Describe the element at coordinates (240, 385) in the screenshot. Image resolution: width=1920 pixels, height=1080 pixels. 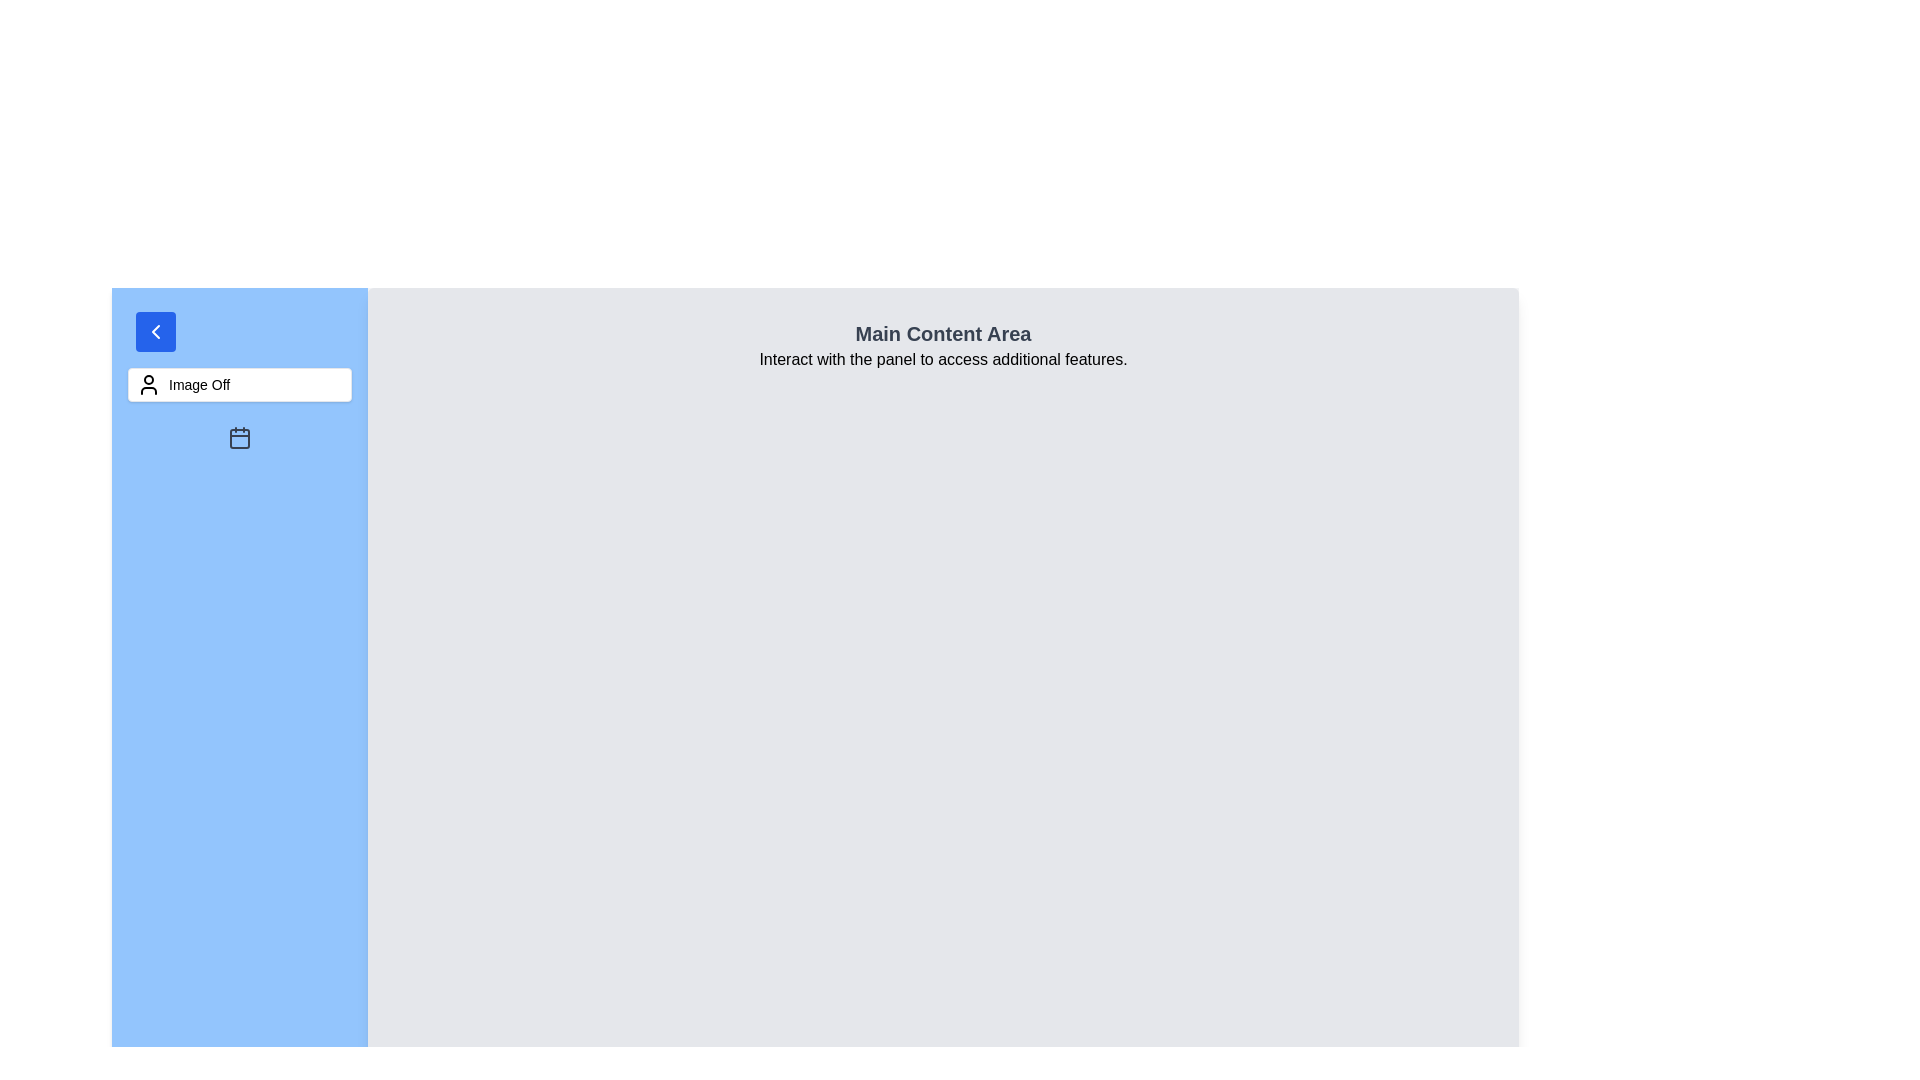
I see `the button labeled 'Image Off', which is a horizontal rectangular button with rounded corners, styled in white with a gray shadow, located in the upper-left corner of the interface within a blue sidebar panel` at that location.